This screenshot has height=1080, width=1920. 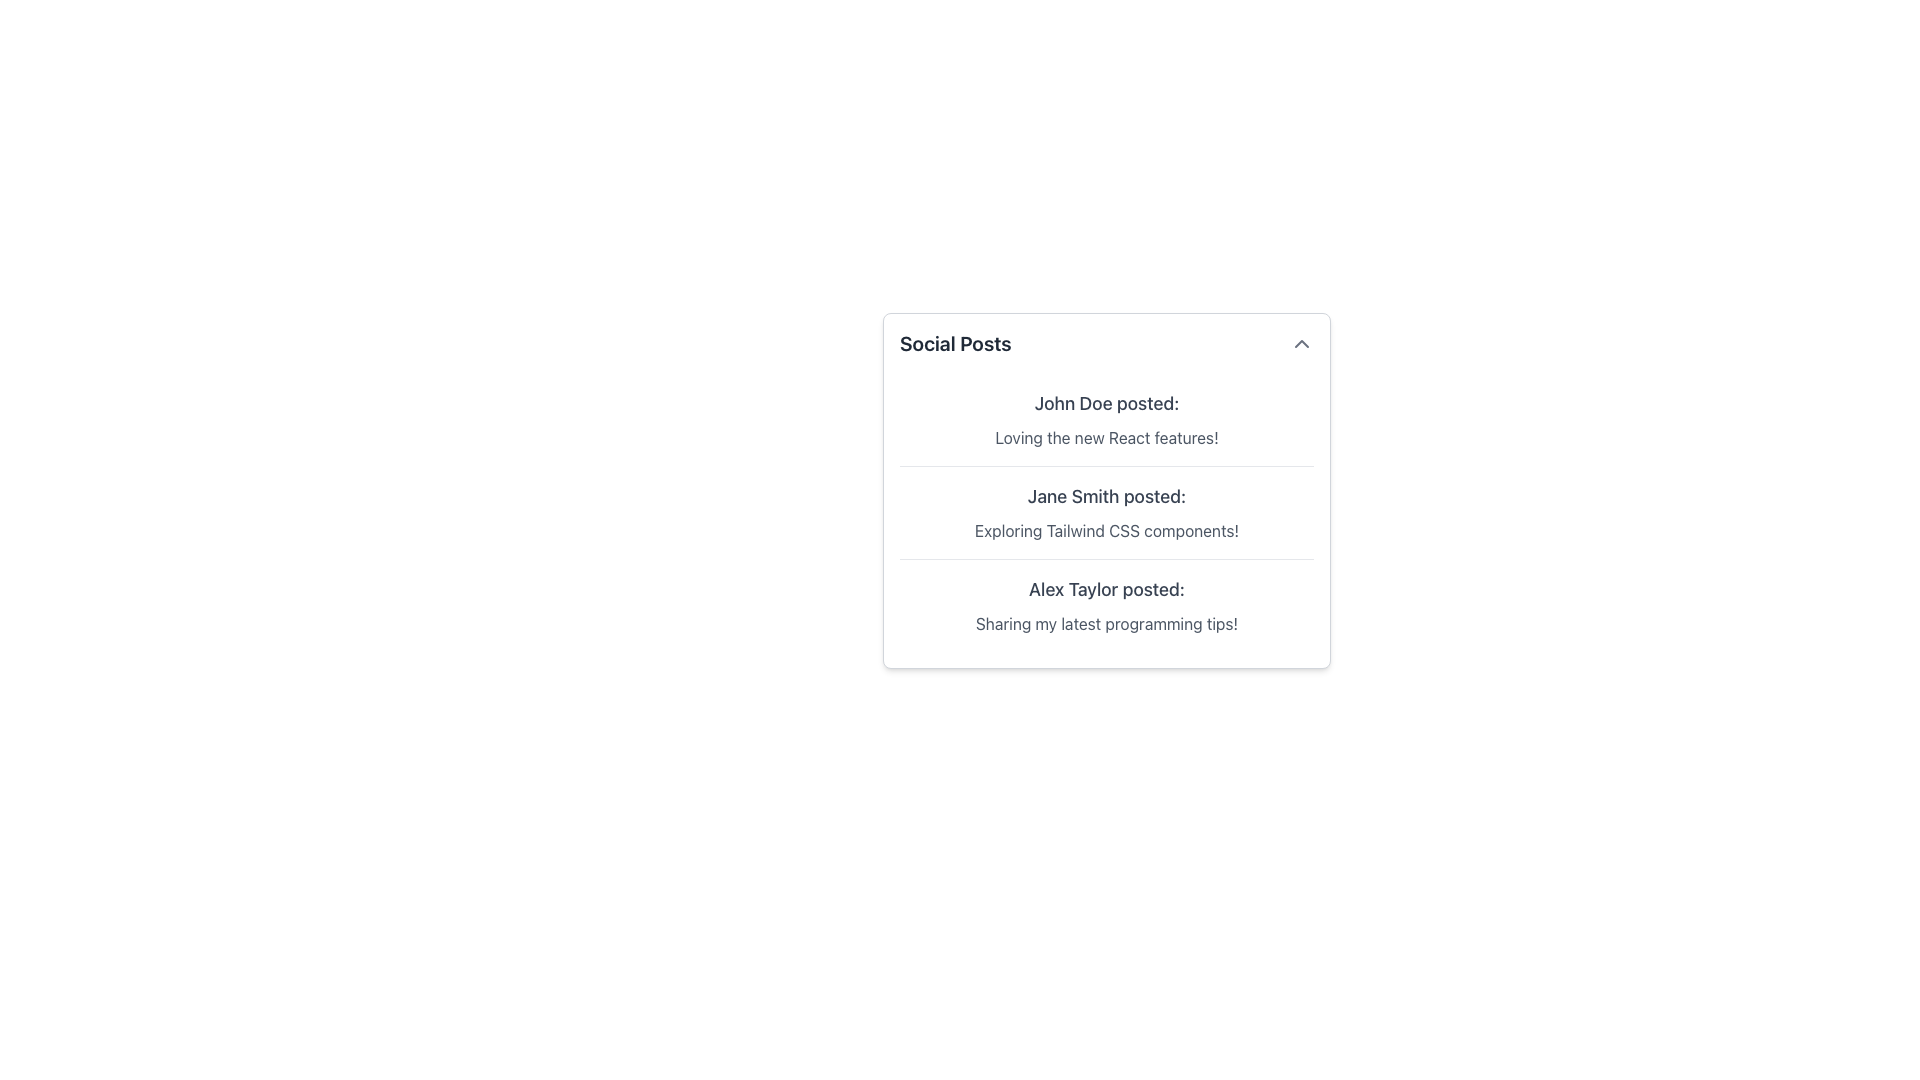 I want to click on the Chevron toggle element in the top-right corner of the 'Social Posts' panel, so click(x=1301, y=342).